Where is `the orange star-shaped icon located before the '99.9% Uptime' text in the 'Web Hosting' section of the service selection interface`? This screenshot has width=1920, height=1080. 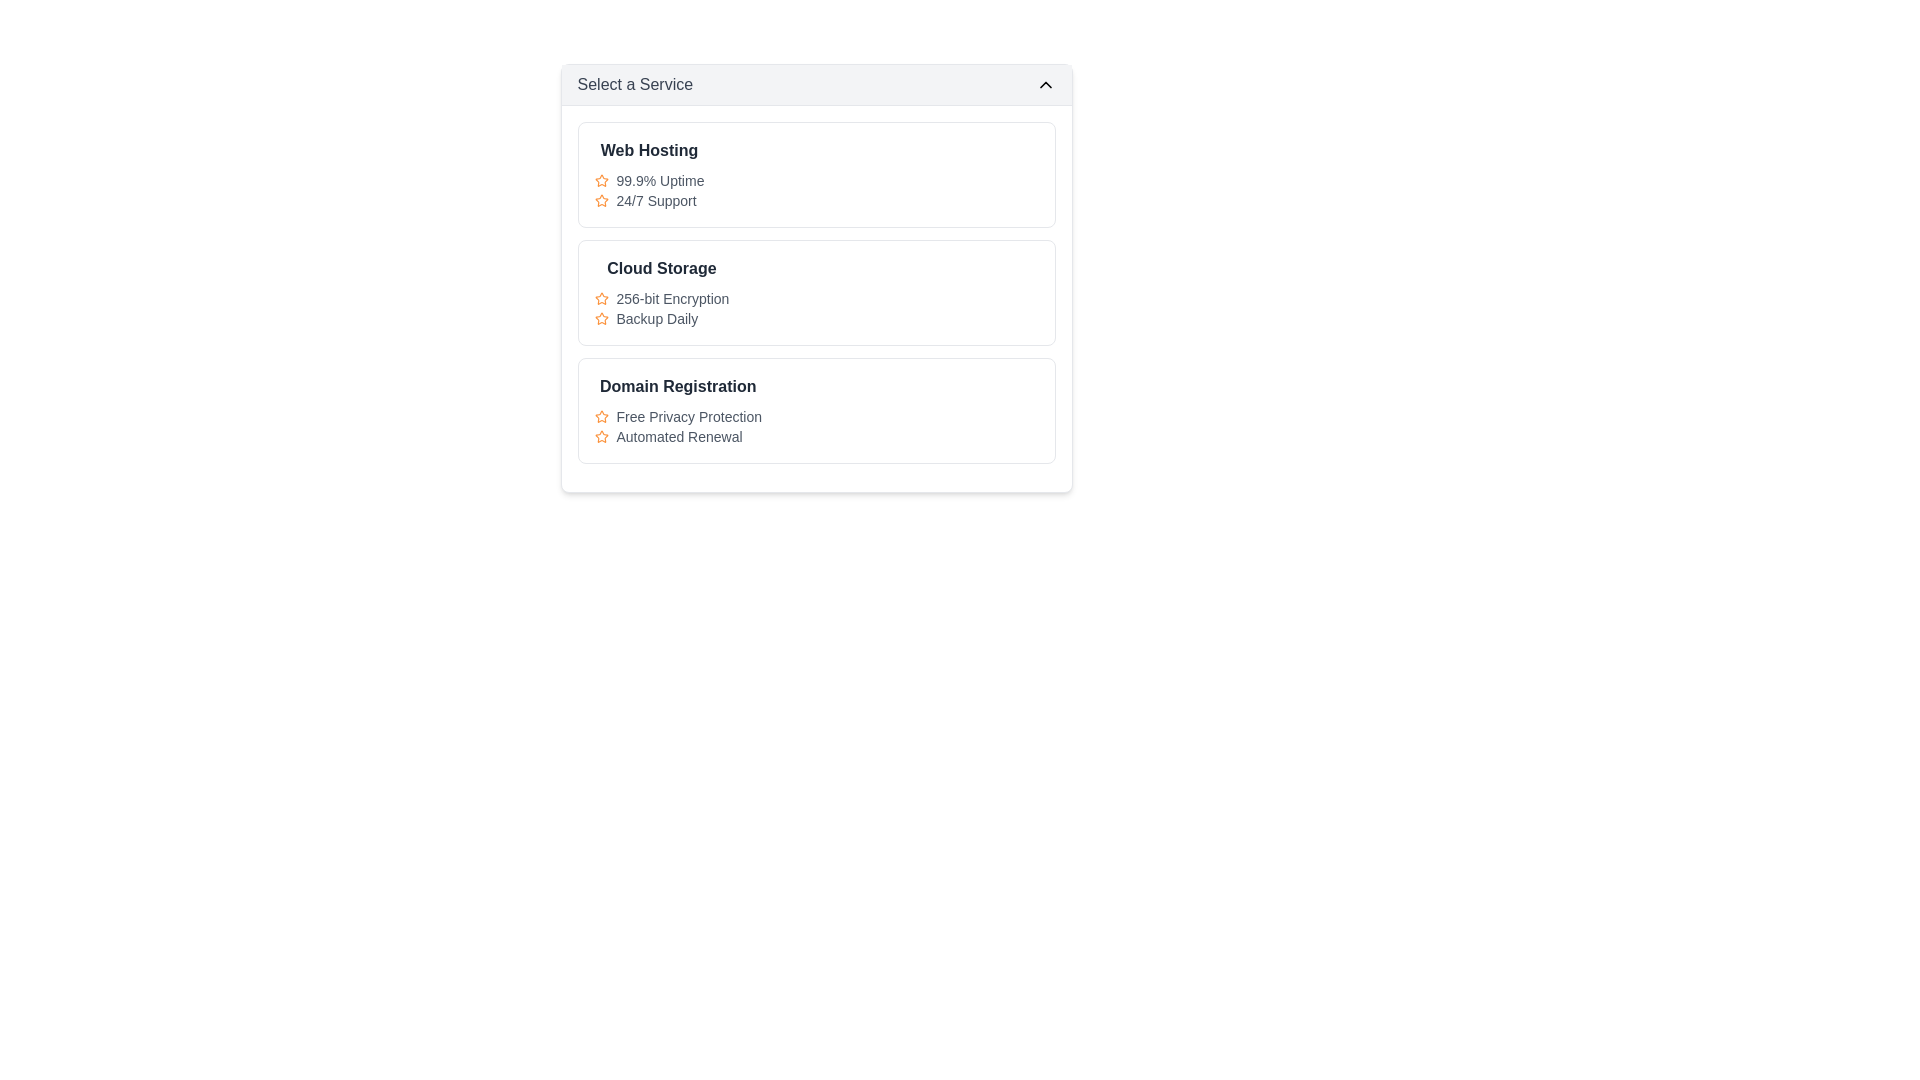
the orange star-shaped icon located before the '99.9% Uptime' text in the 'Web Hosting' section of the service selection interface is located at coordinates (600, 181).